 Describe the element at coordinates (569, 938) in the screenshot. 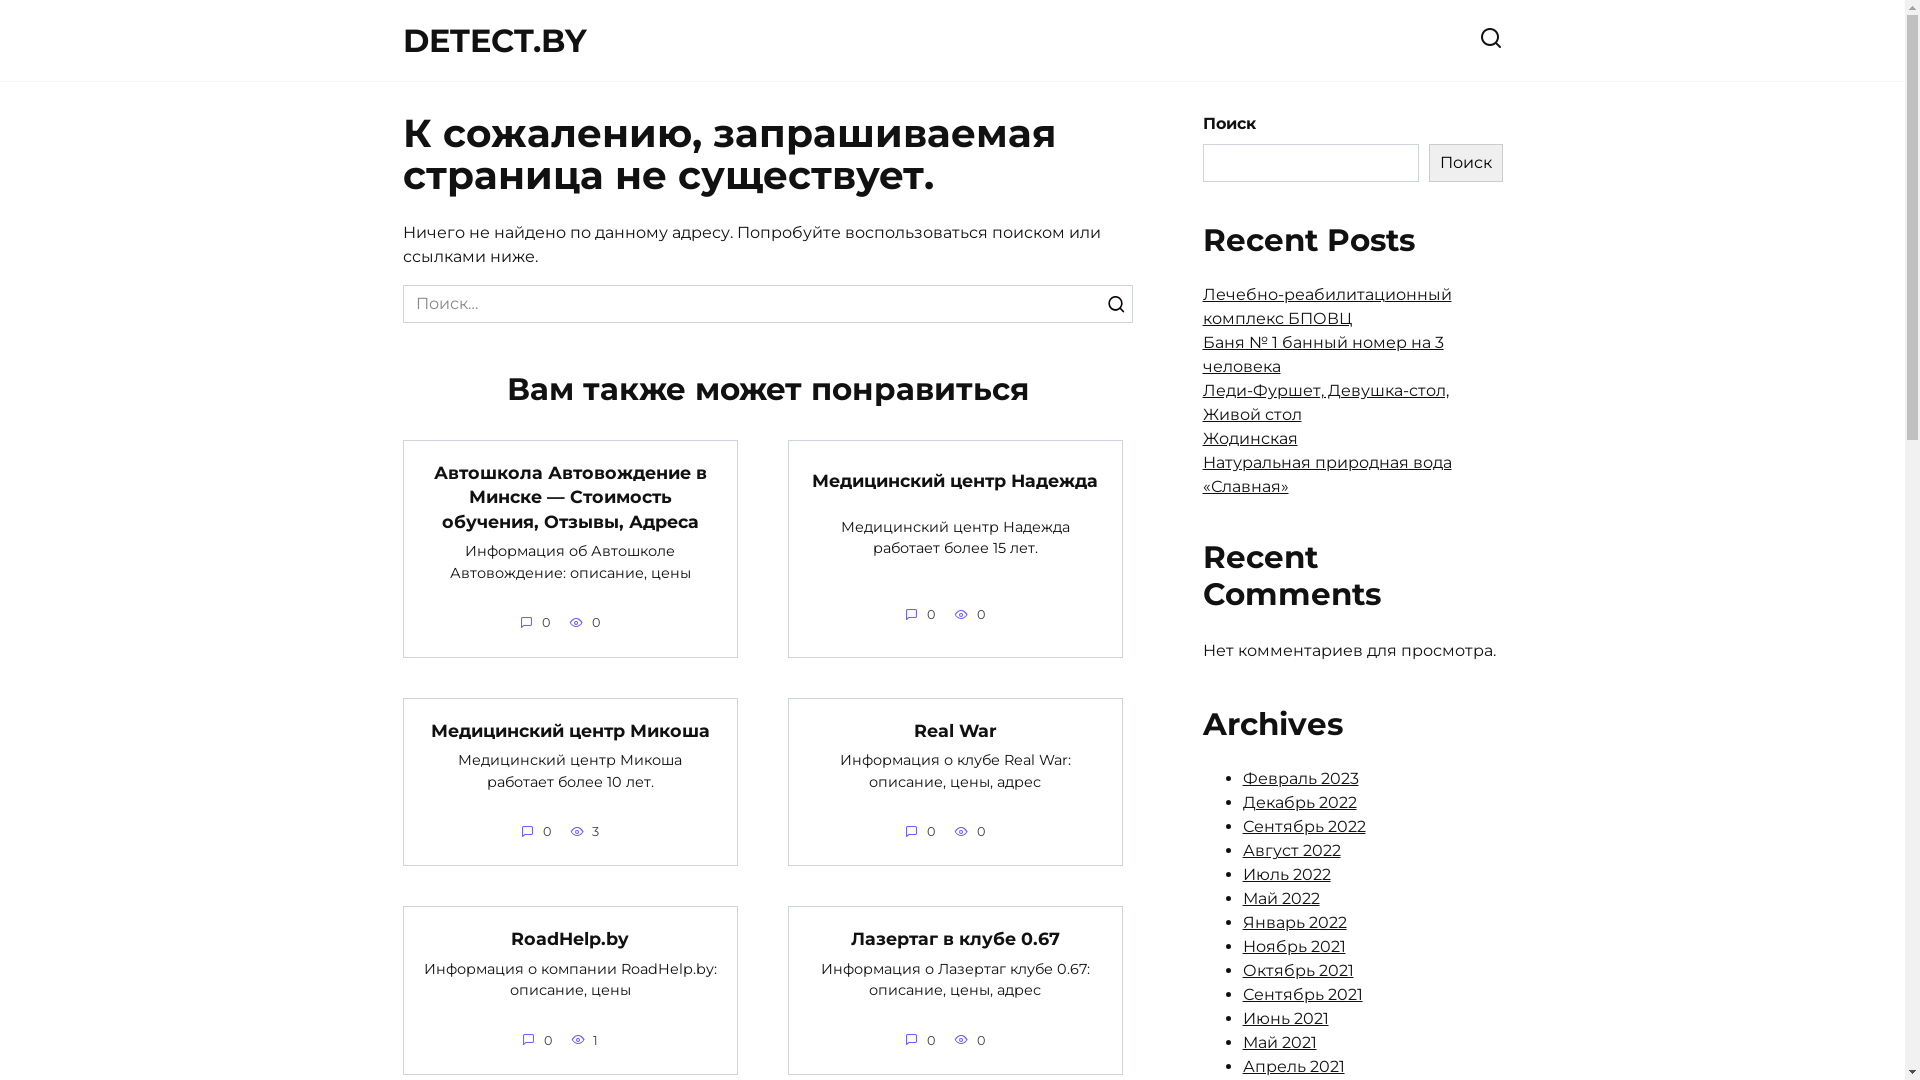

I see `'RoadHelp.by'` at that location.